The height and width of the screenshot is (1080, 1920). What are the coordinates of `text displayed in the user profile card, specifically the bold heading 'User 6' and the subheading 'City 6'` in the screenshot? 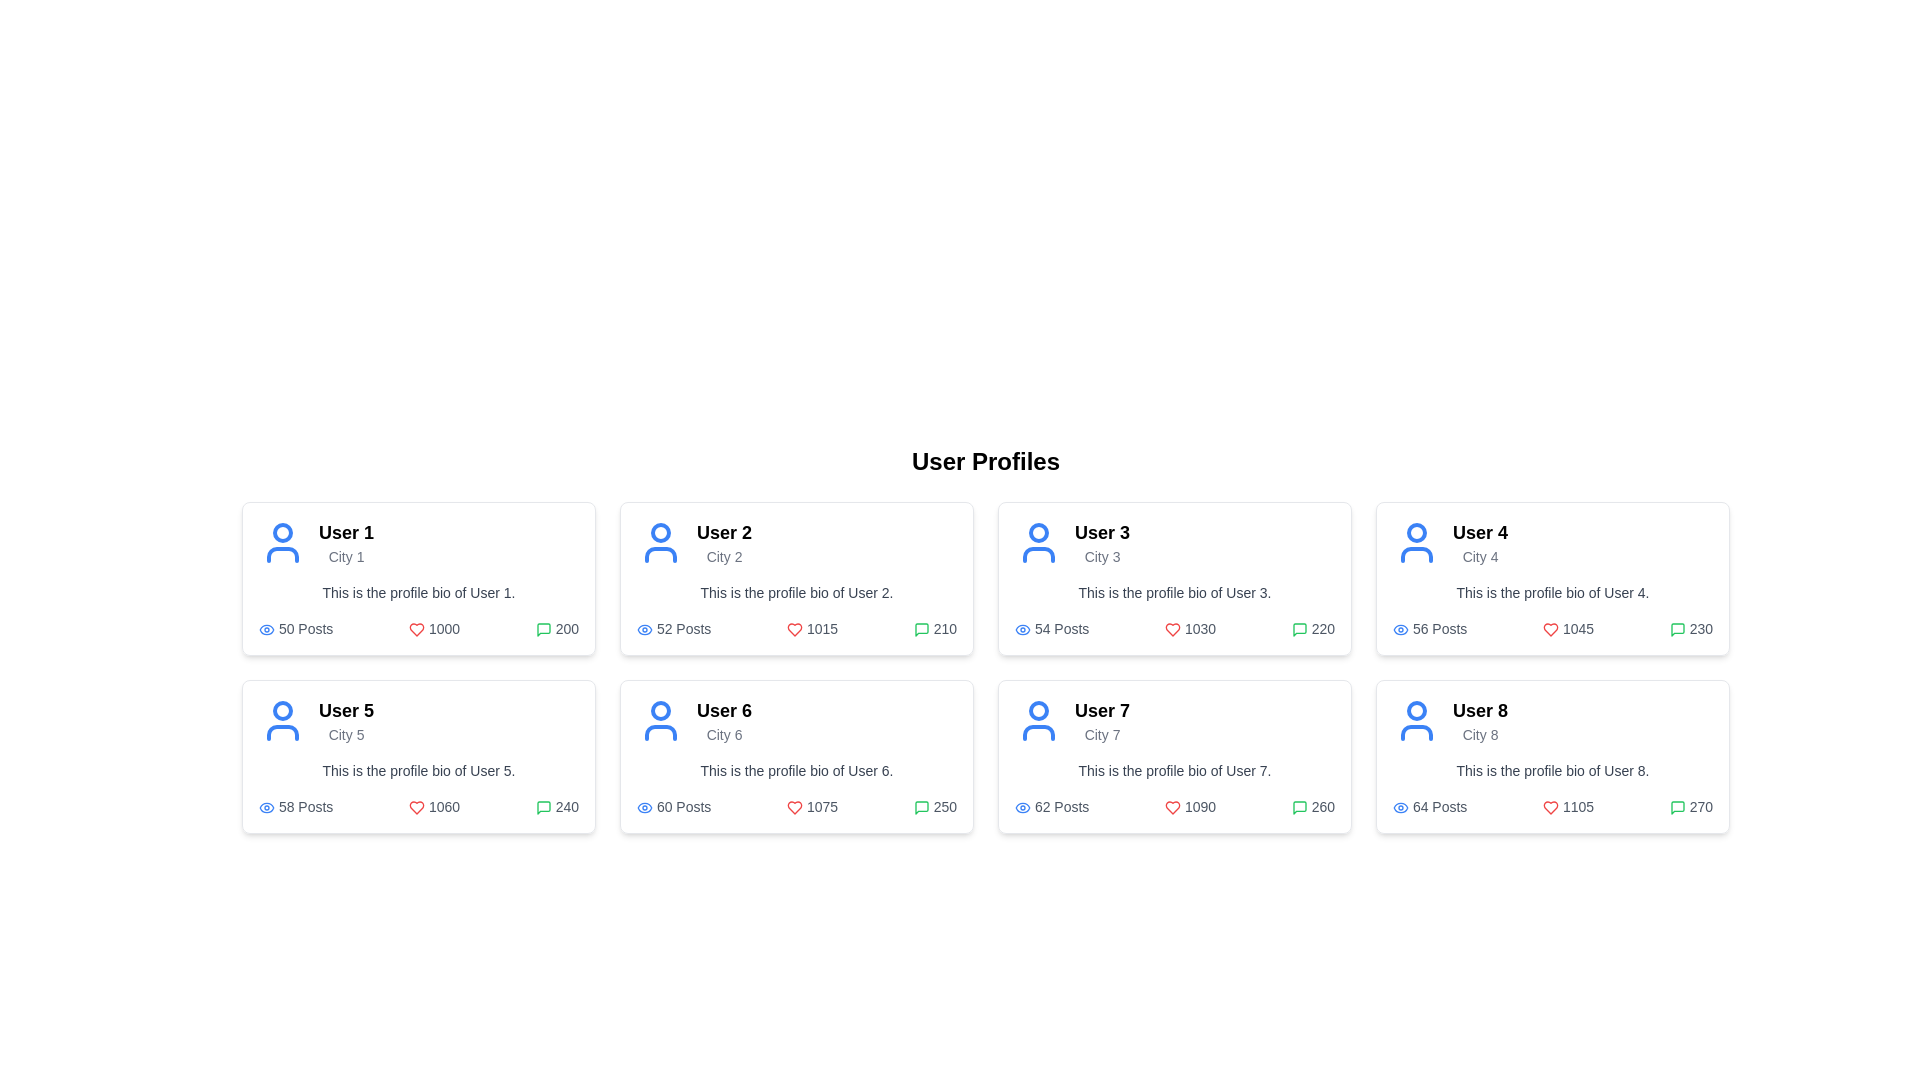 It's located at (723, 721).